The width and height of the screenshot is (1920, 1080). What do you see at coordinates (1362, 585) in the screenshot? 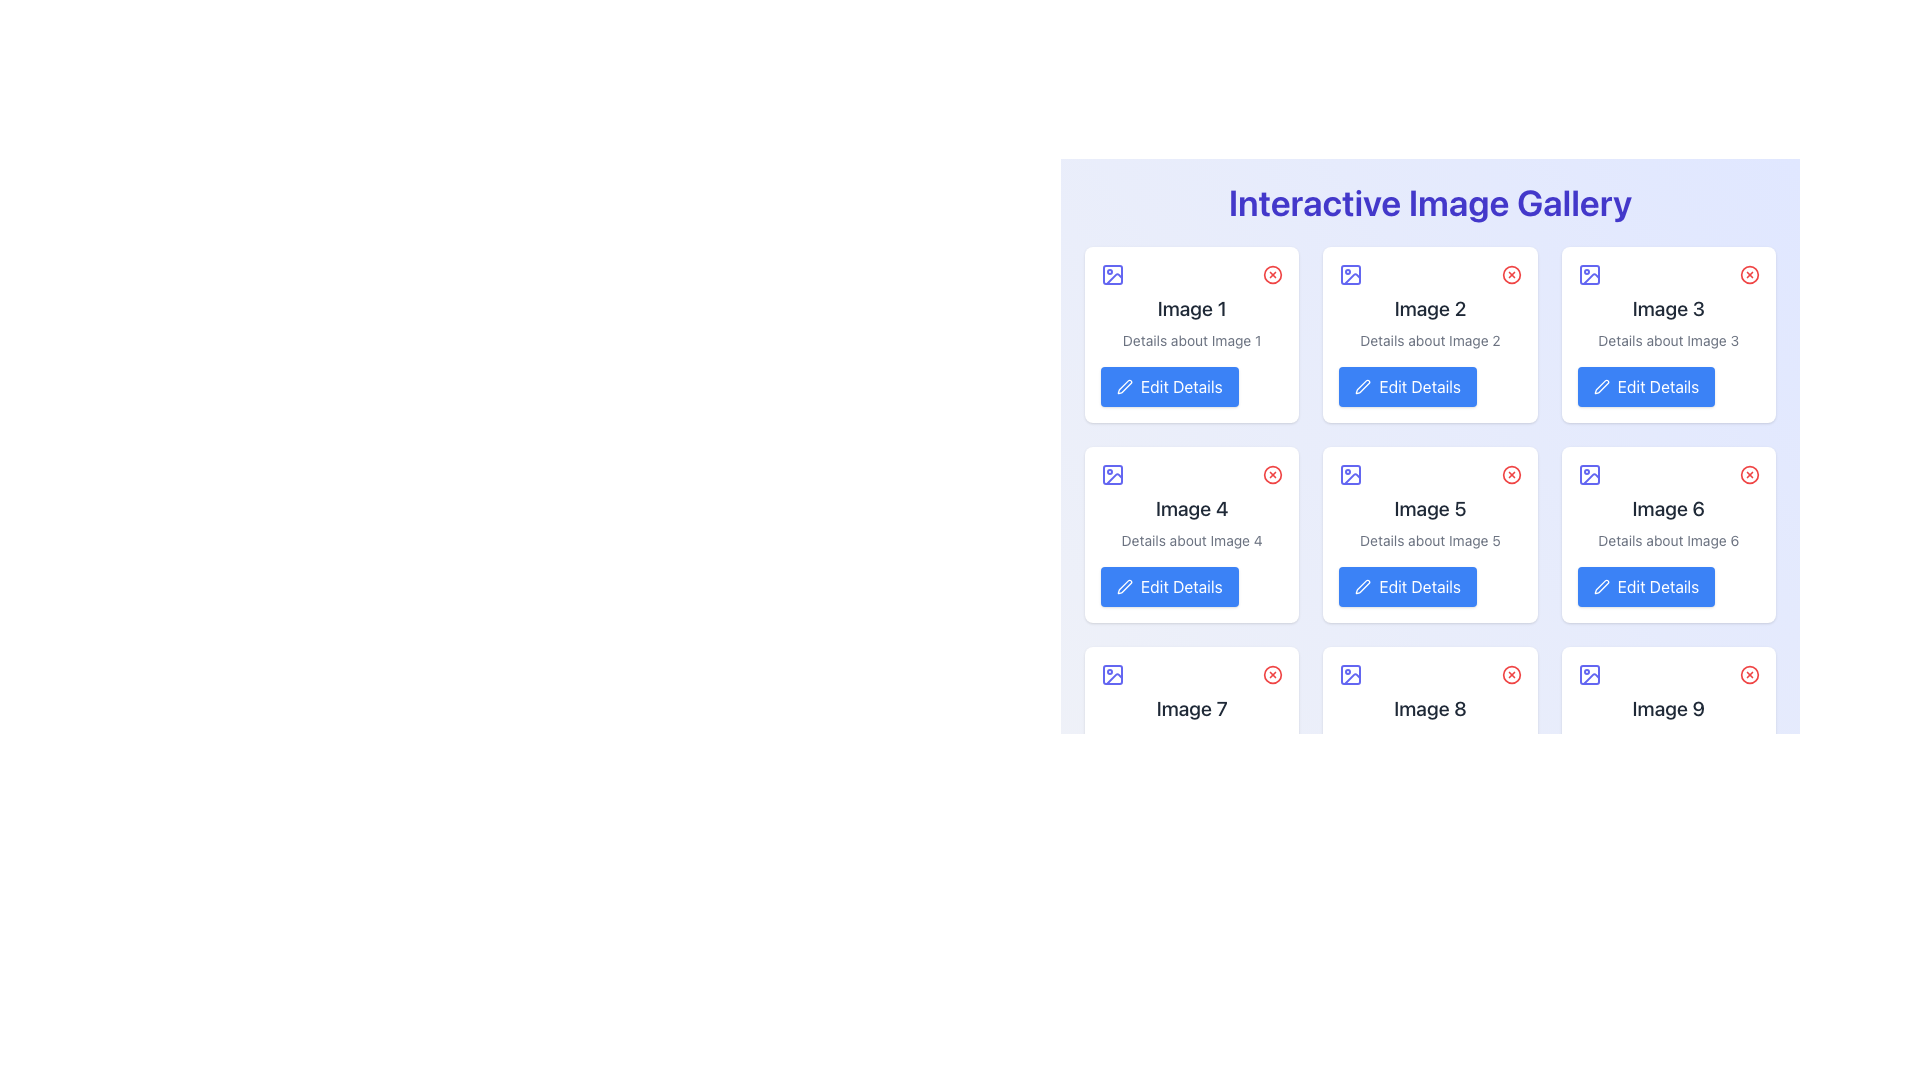
I see `the pen icon located in the 'Edit Details' button of the card titled 'Image 5', which is styled as a minimalistic line drawing and is positioned in the center column of the second row in a 3x3 grid layout` at bounding box center [1362, 585].